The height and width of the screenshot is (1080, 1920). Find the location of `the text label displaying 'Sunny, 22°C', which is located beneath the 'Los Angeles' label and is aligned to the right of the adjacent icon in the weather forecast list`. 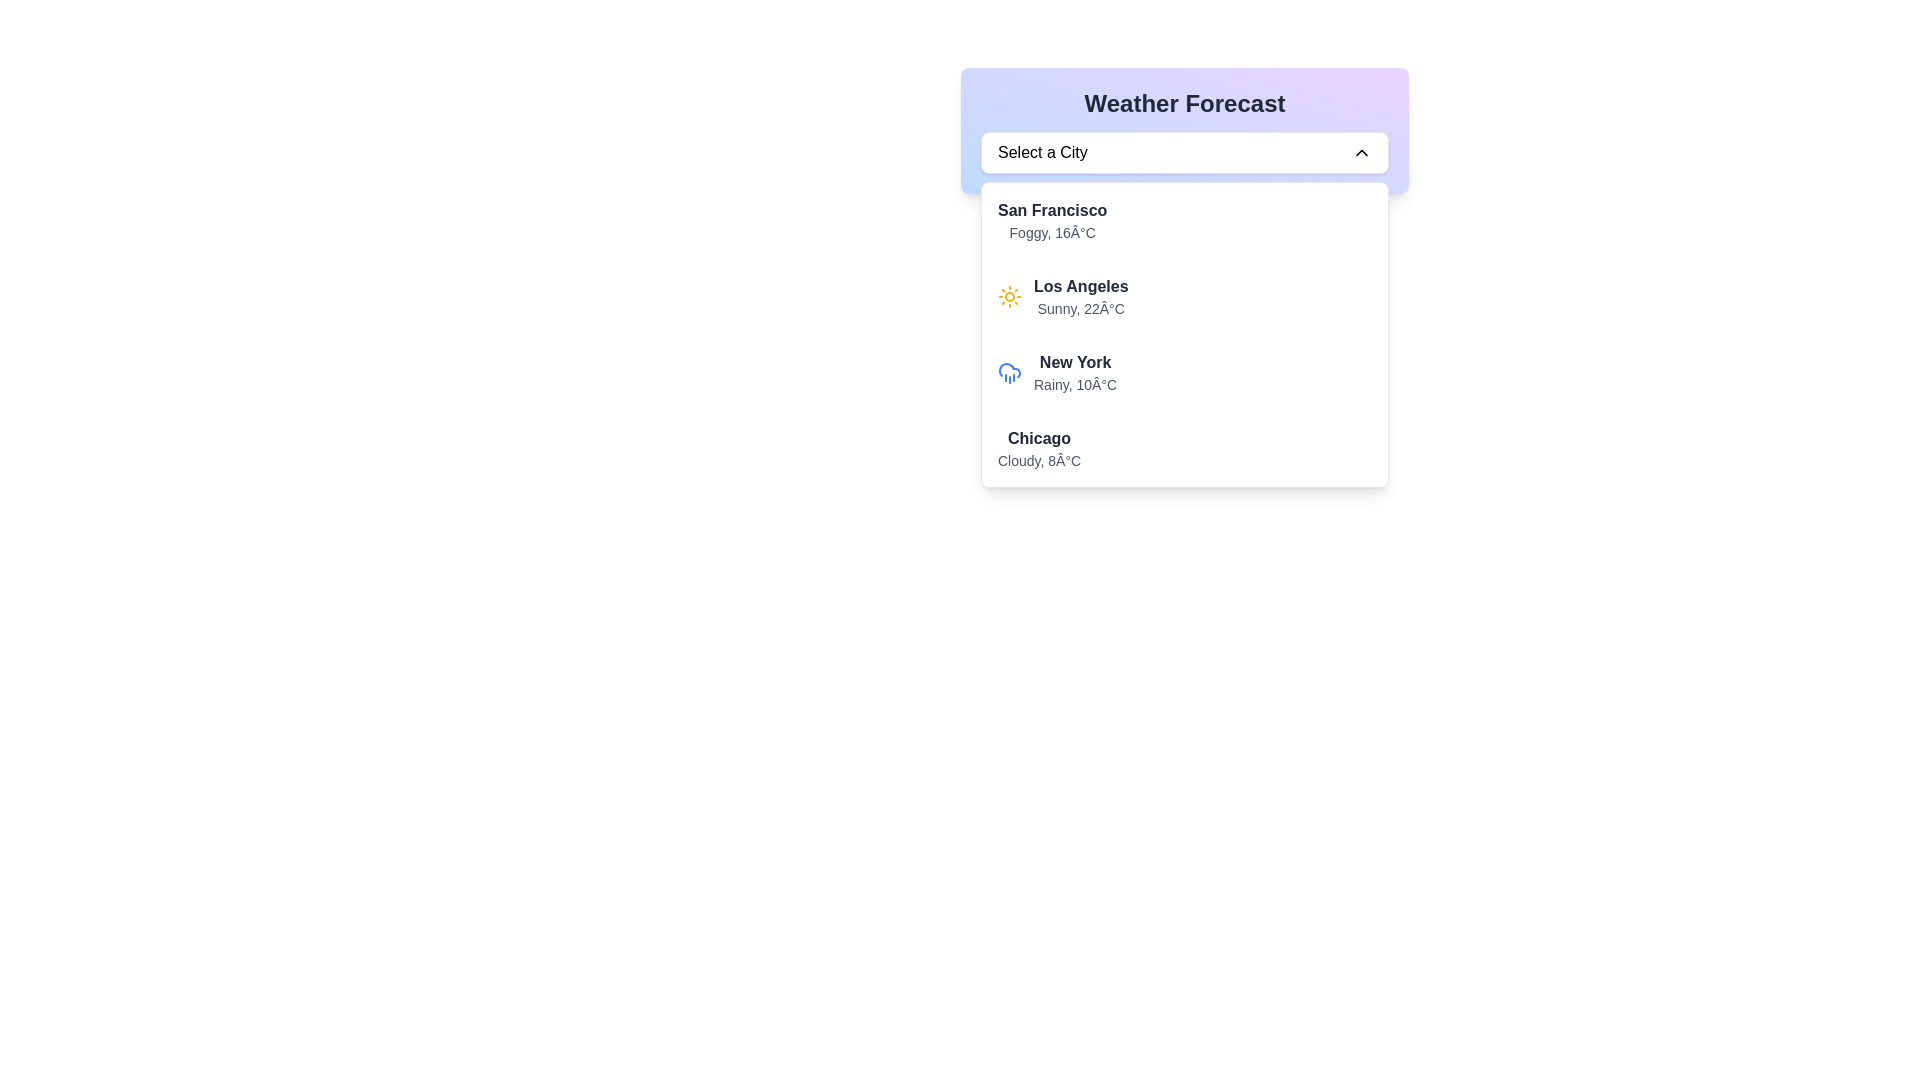

the text label displaying 'Sunny, 22°C', which is located beneath the 'Los Angeles' label and is aligned to the right of the adjacent icon in the weather forecast list is located at coordinates (1080, 308).